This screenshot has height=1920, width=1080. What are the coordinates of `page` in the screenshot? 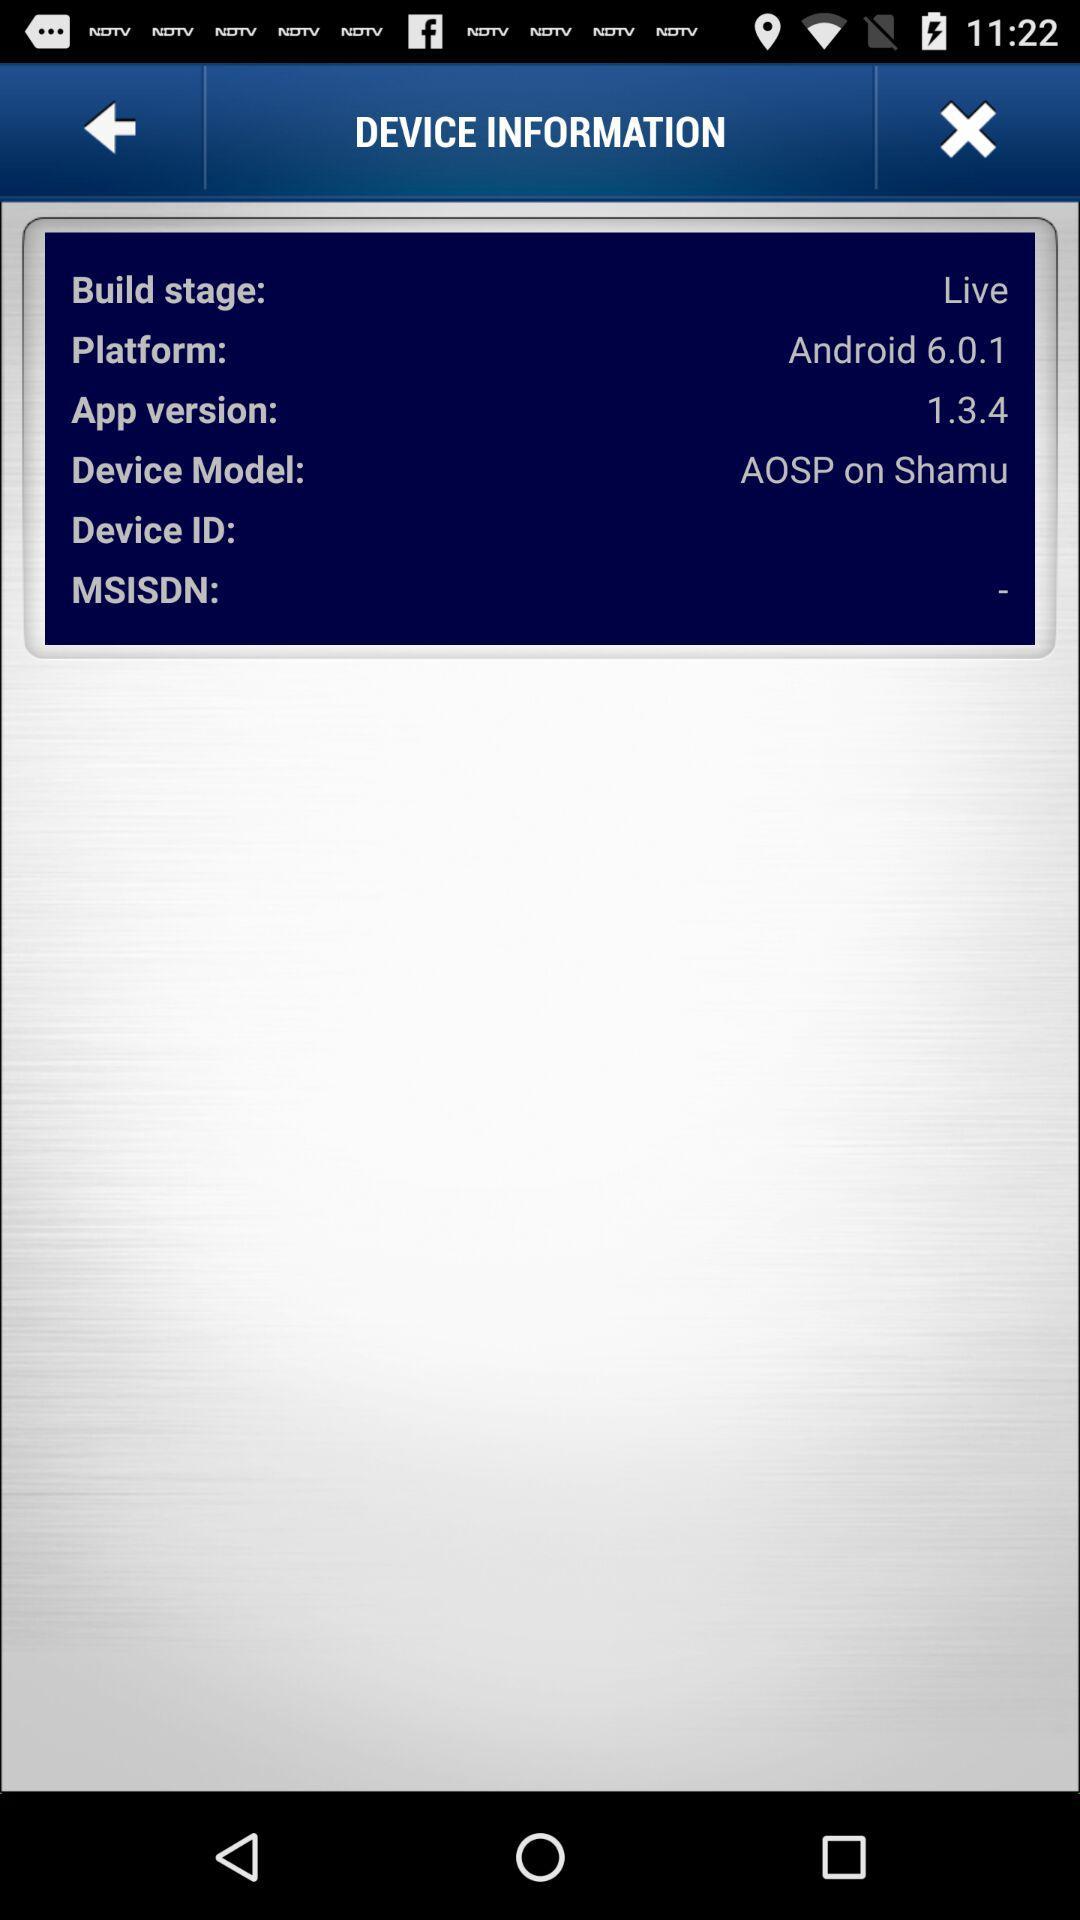 It's located at (964, 129).